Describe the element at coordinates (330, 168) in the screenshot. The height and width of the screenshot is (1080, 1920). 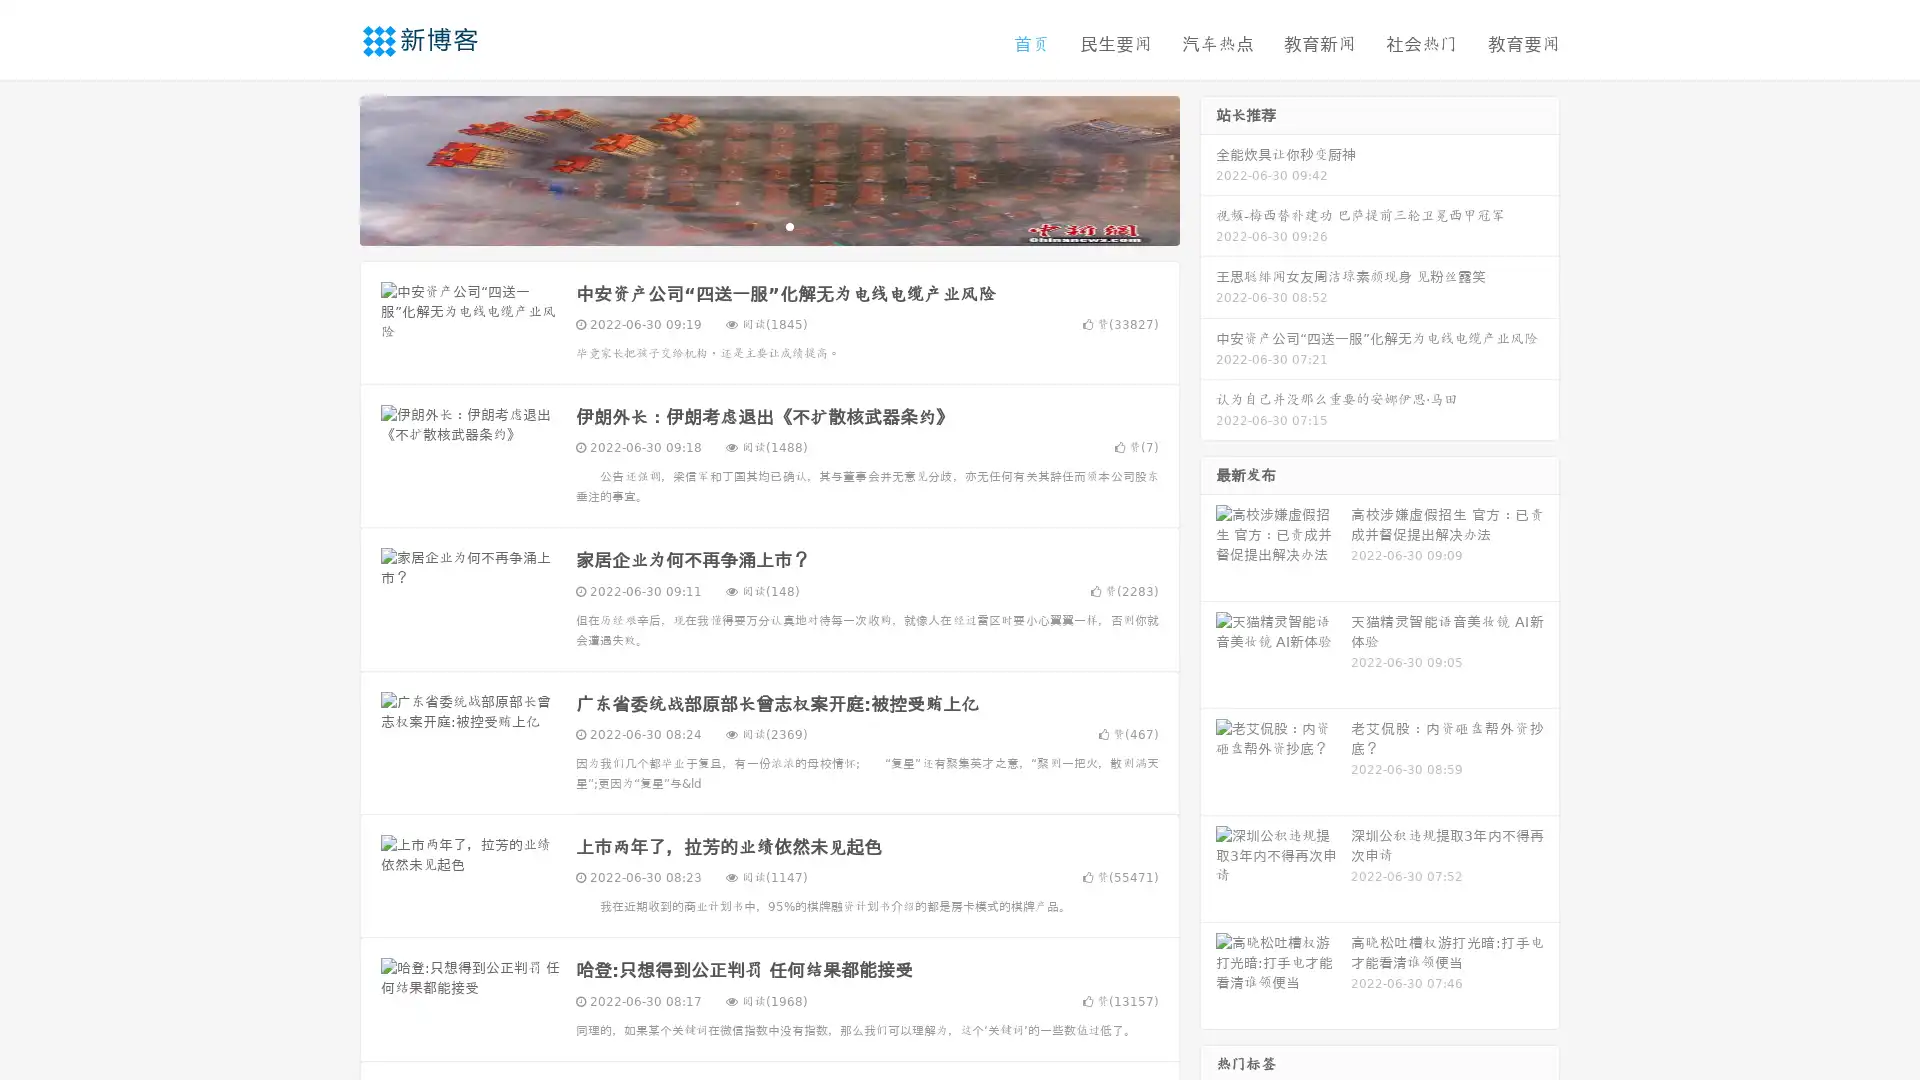
I see `Previous slide` at that location.